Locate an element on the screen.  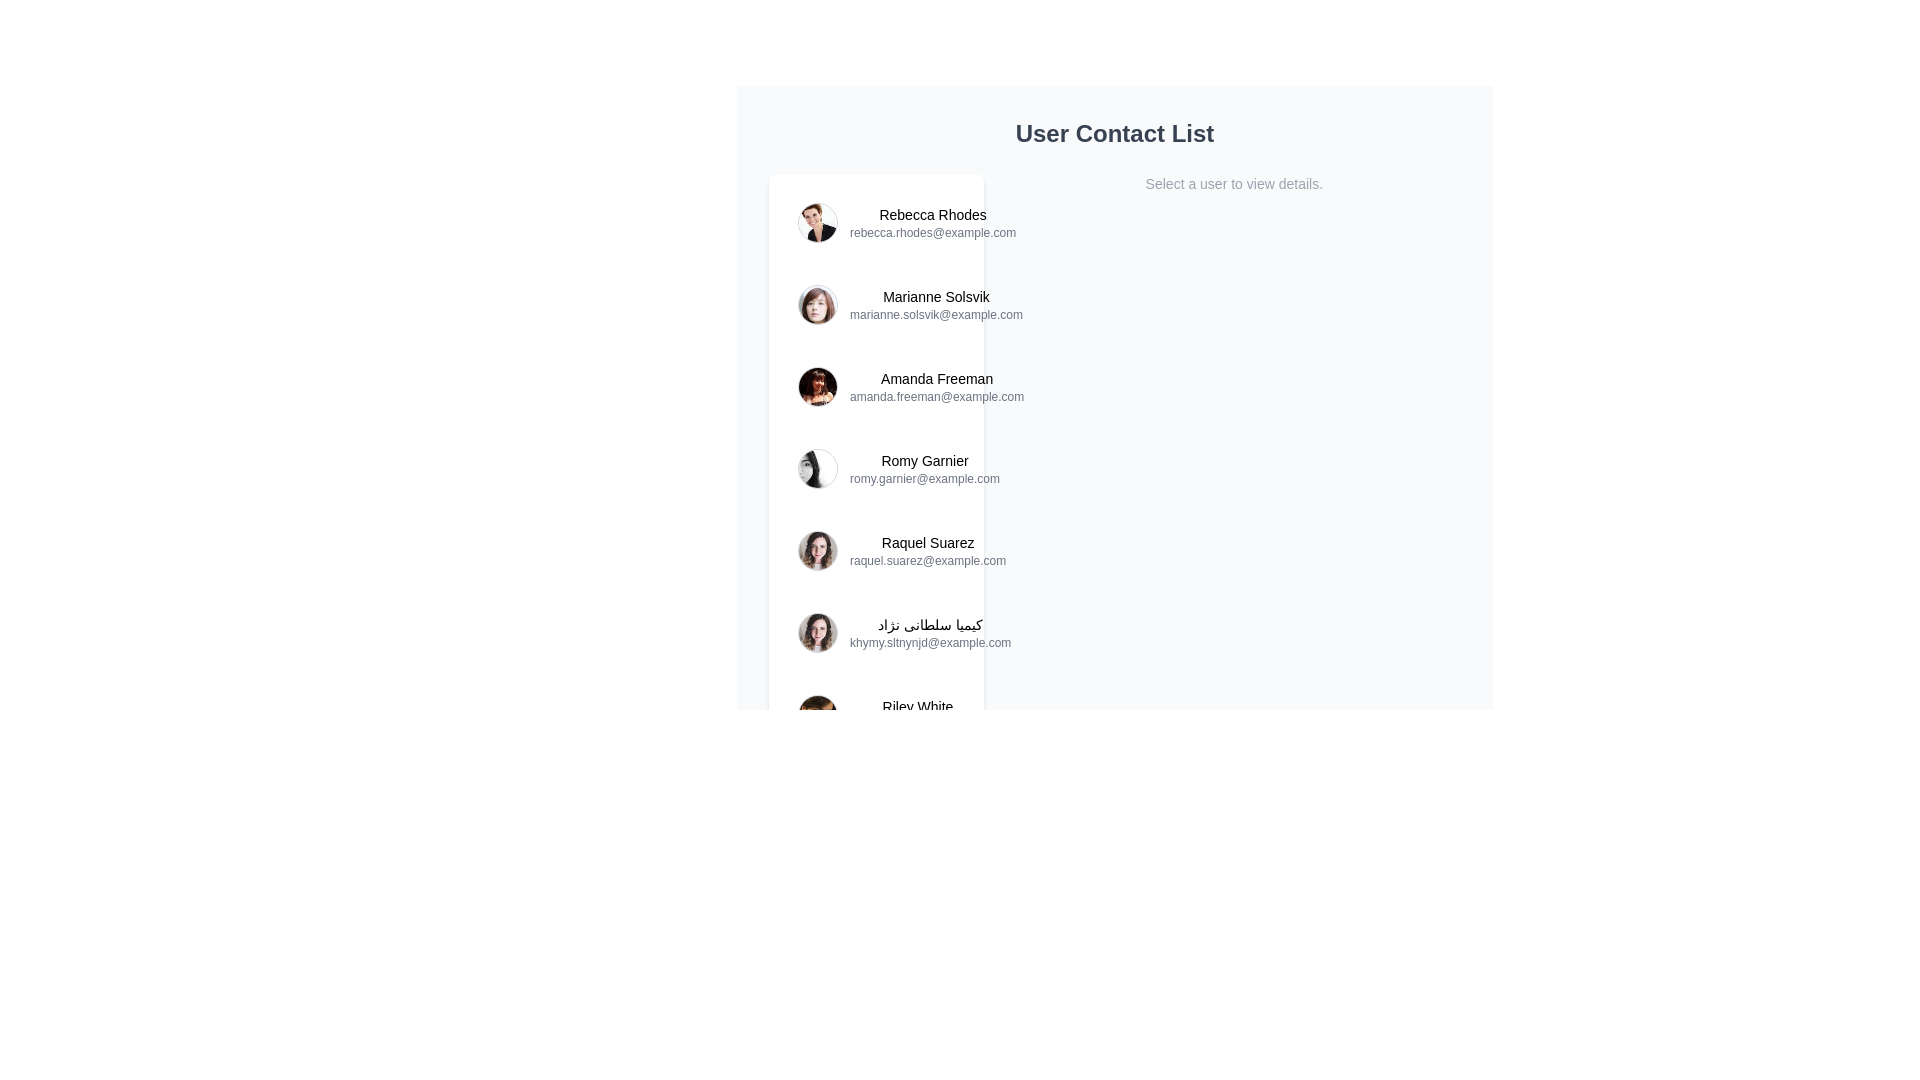
the text label displaying 'Raquel Suarez' in bold within the user contact list for selection purposes is located at coordinates (926, 543).